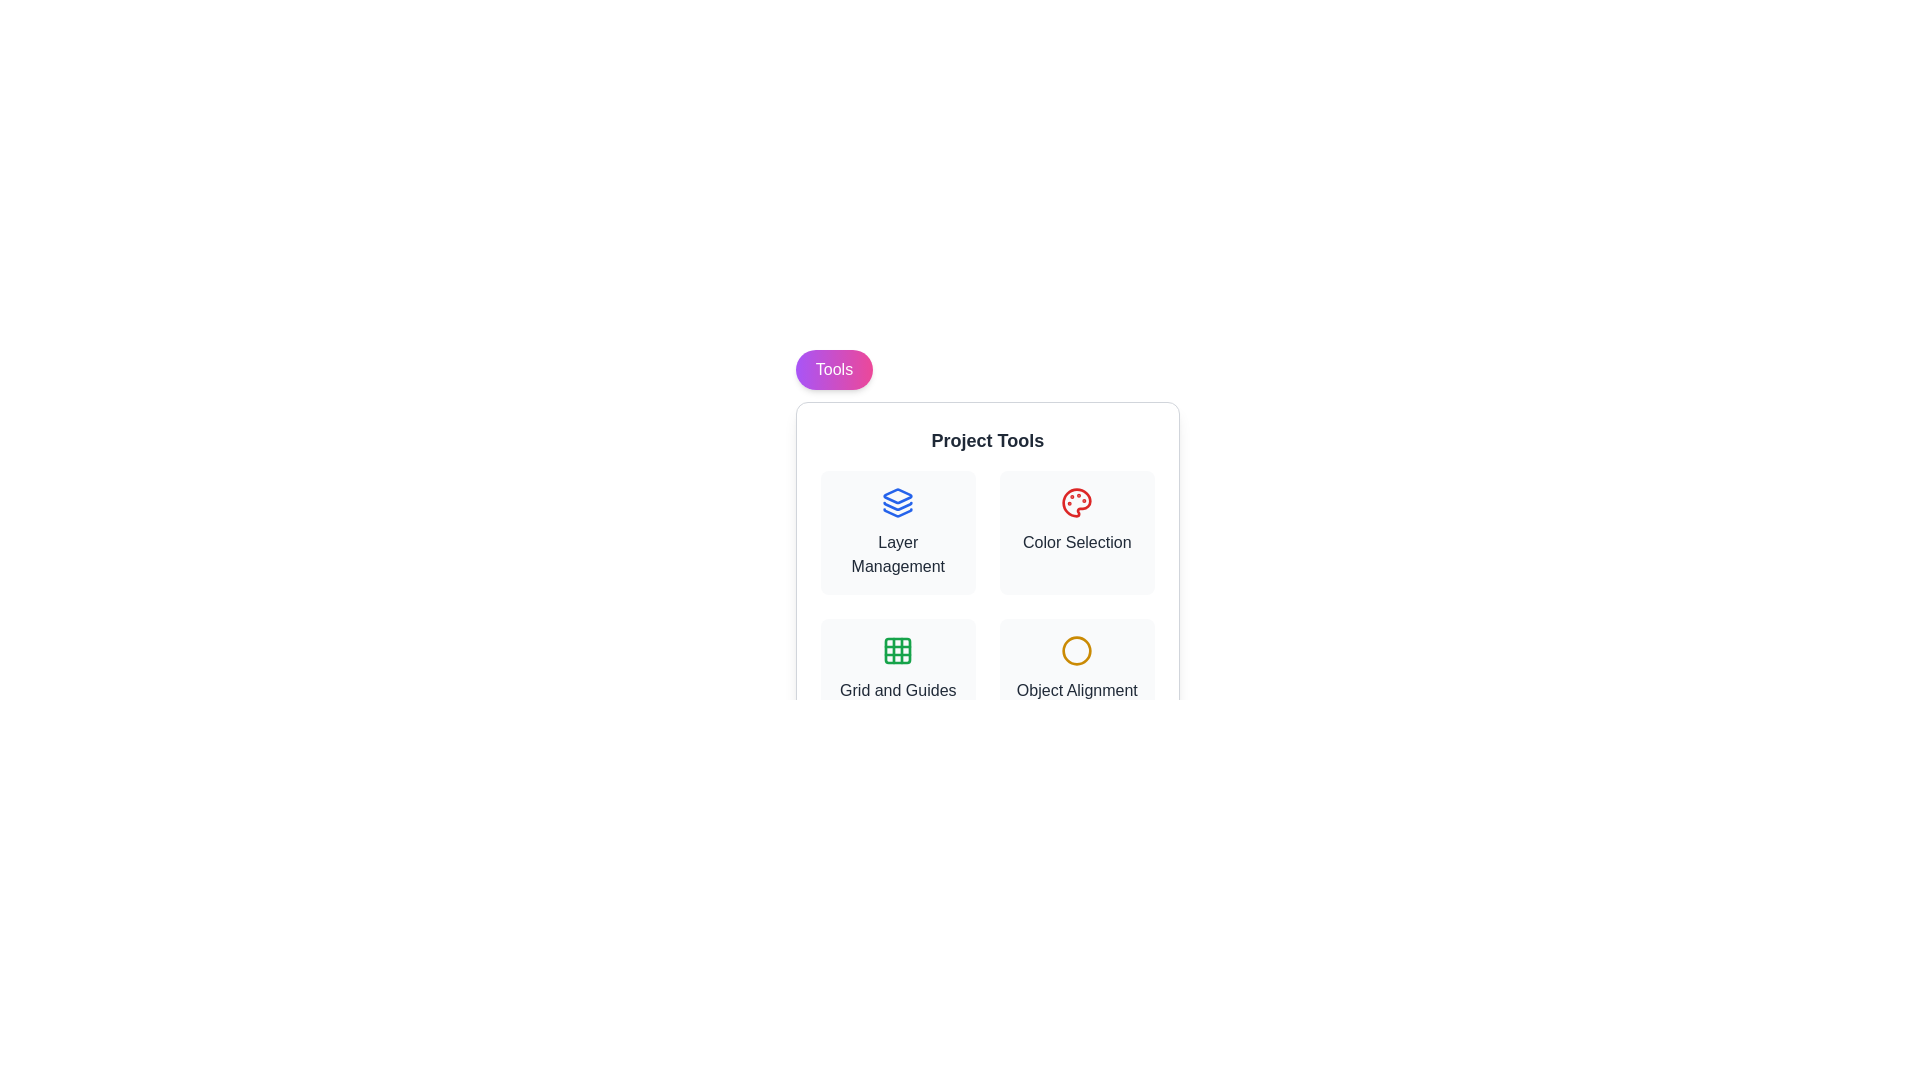 This screenshot has width=1920, height=1080. I want to click on the 'Color Selection' button in the top-right cell of the grid layout, so click(1076, 531).